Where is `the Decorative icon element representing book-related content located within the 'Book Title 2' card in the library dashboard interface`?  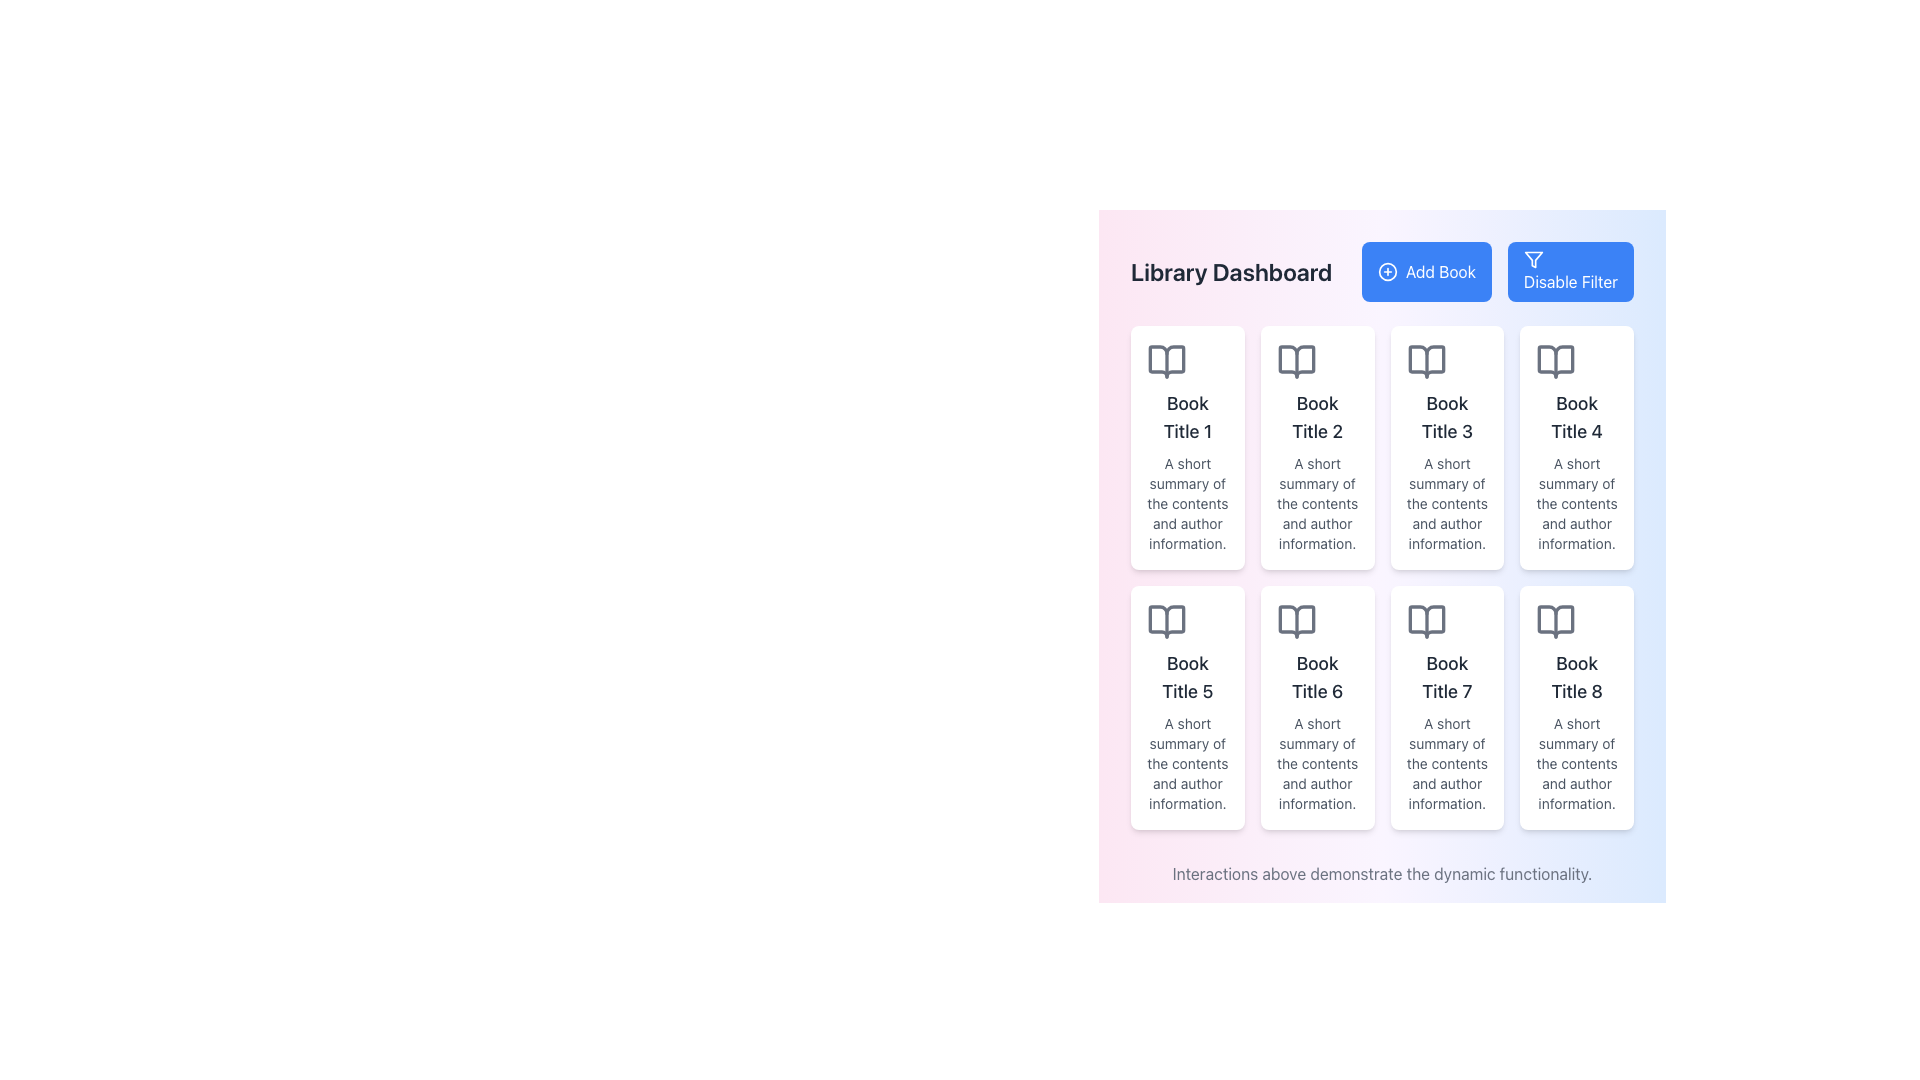
the Decorative icon element representing book-related content located within the 'Book Title 2' card in the library dashboard interface is located at coordinates (1296, 362).